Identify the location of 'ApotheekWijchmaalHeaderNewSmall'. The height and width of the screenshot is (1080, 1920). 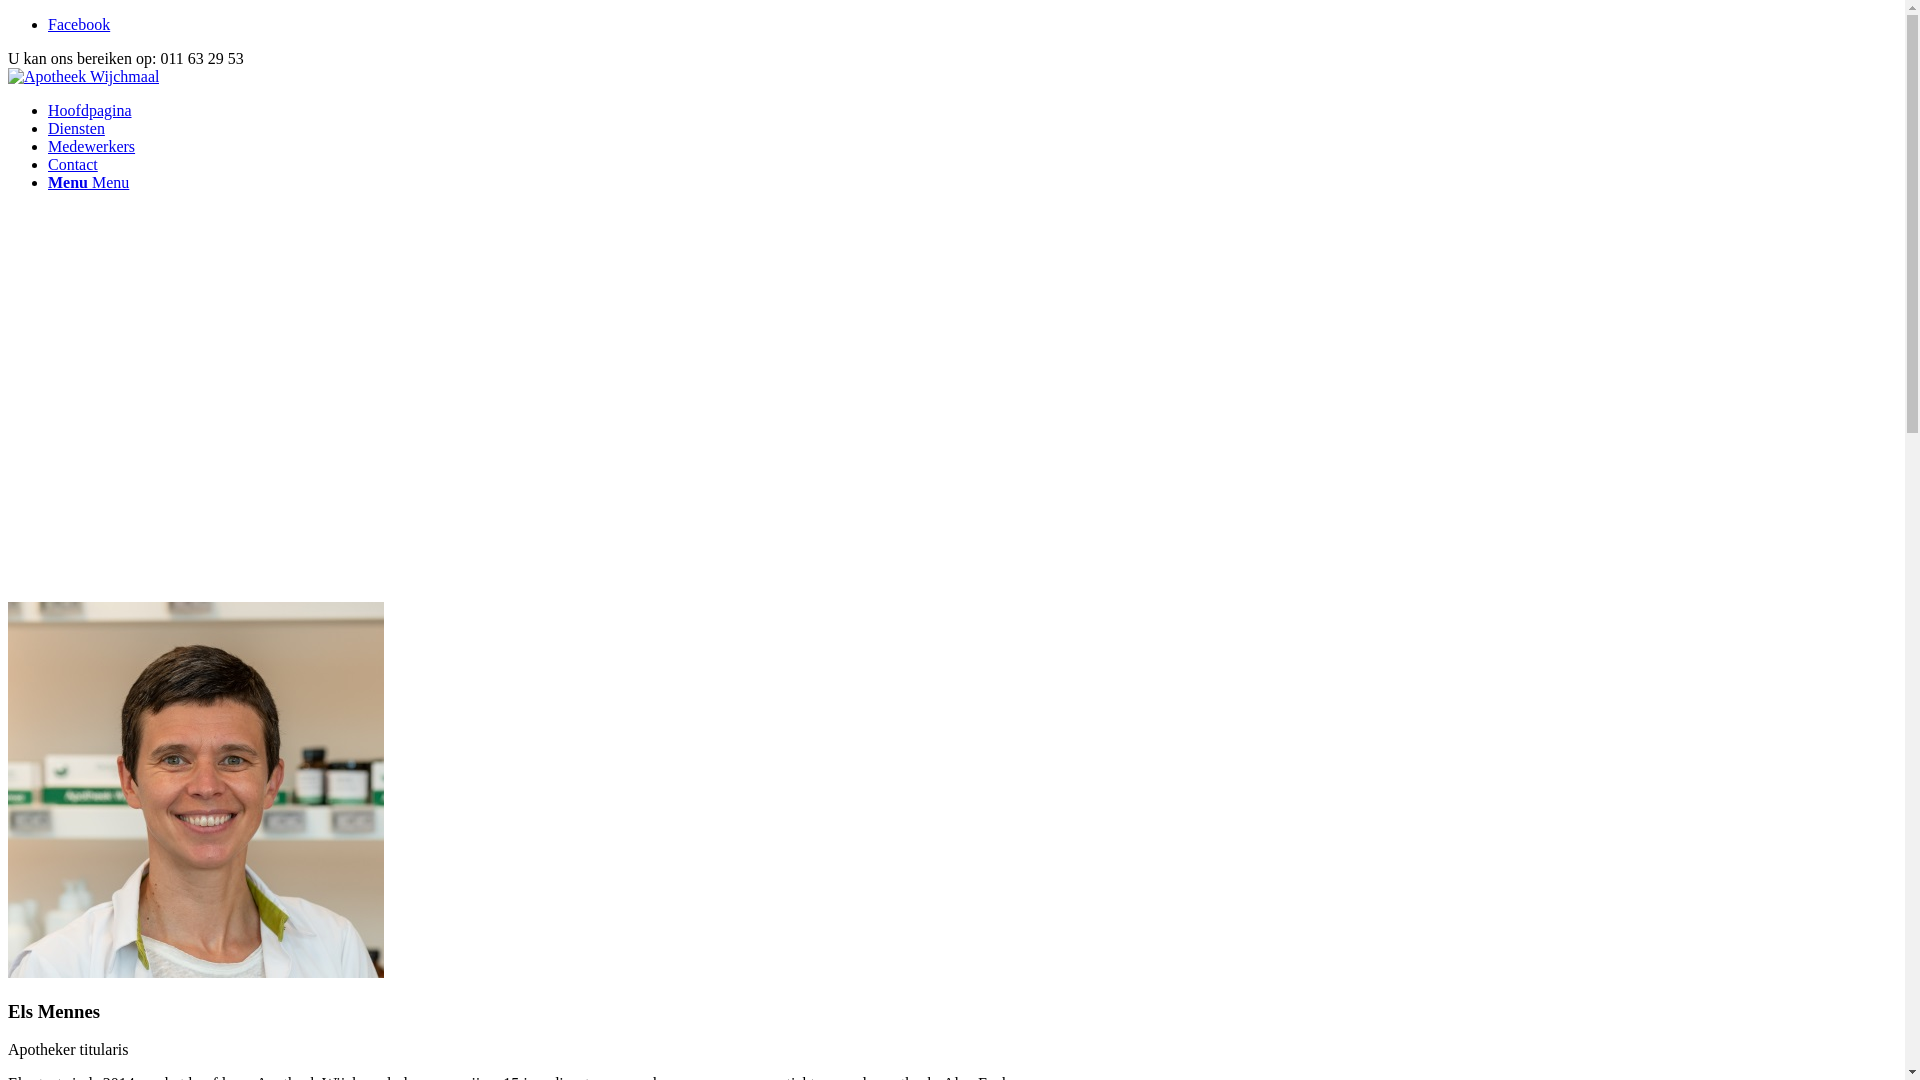
(82, 76).